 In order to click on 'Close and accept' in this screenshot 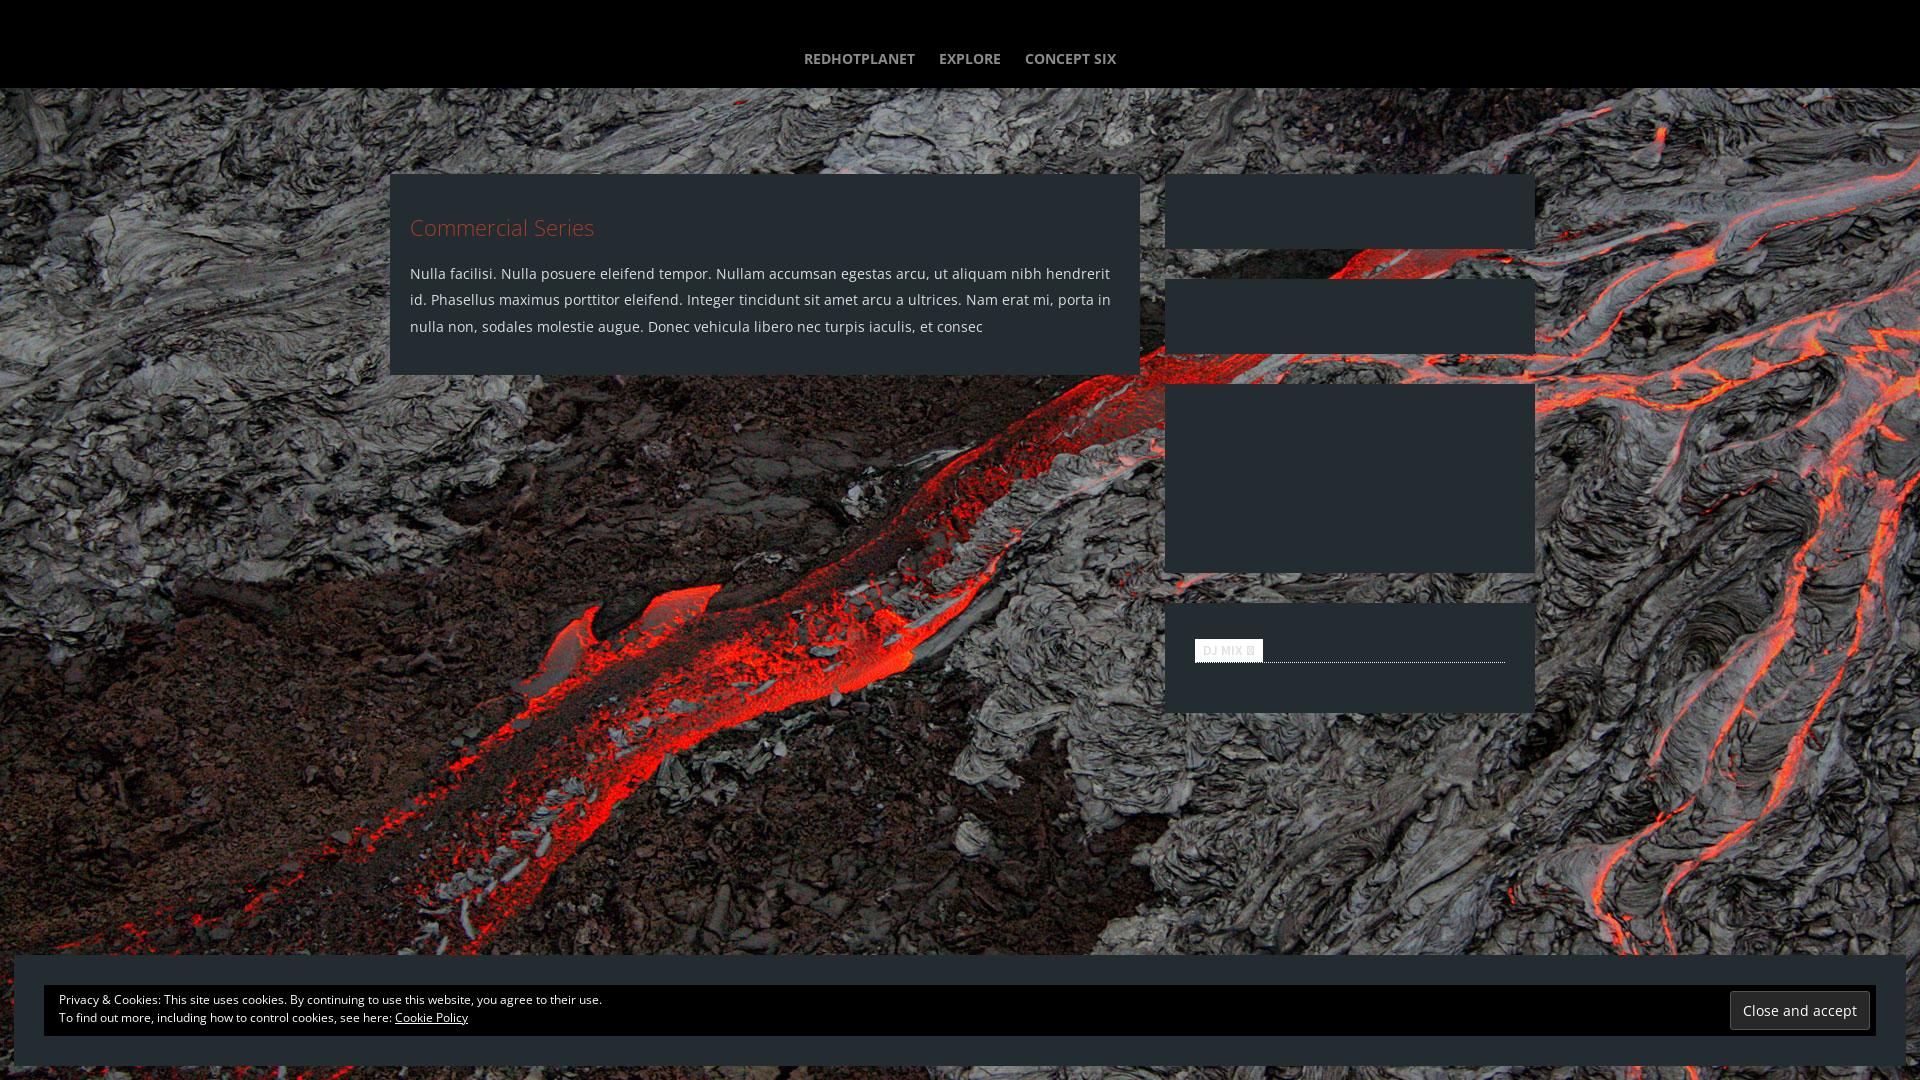, I will do `click(1728, 1010)`.